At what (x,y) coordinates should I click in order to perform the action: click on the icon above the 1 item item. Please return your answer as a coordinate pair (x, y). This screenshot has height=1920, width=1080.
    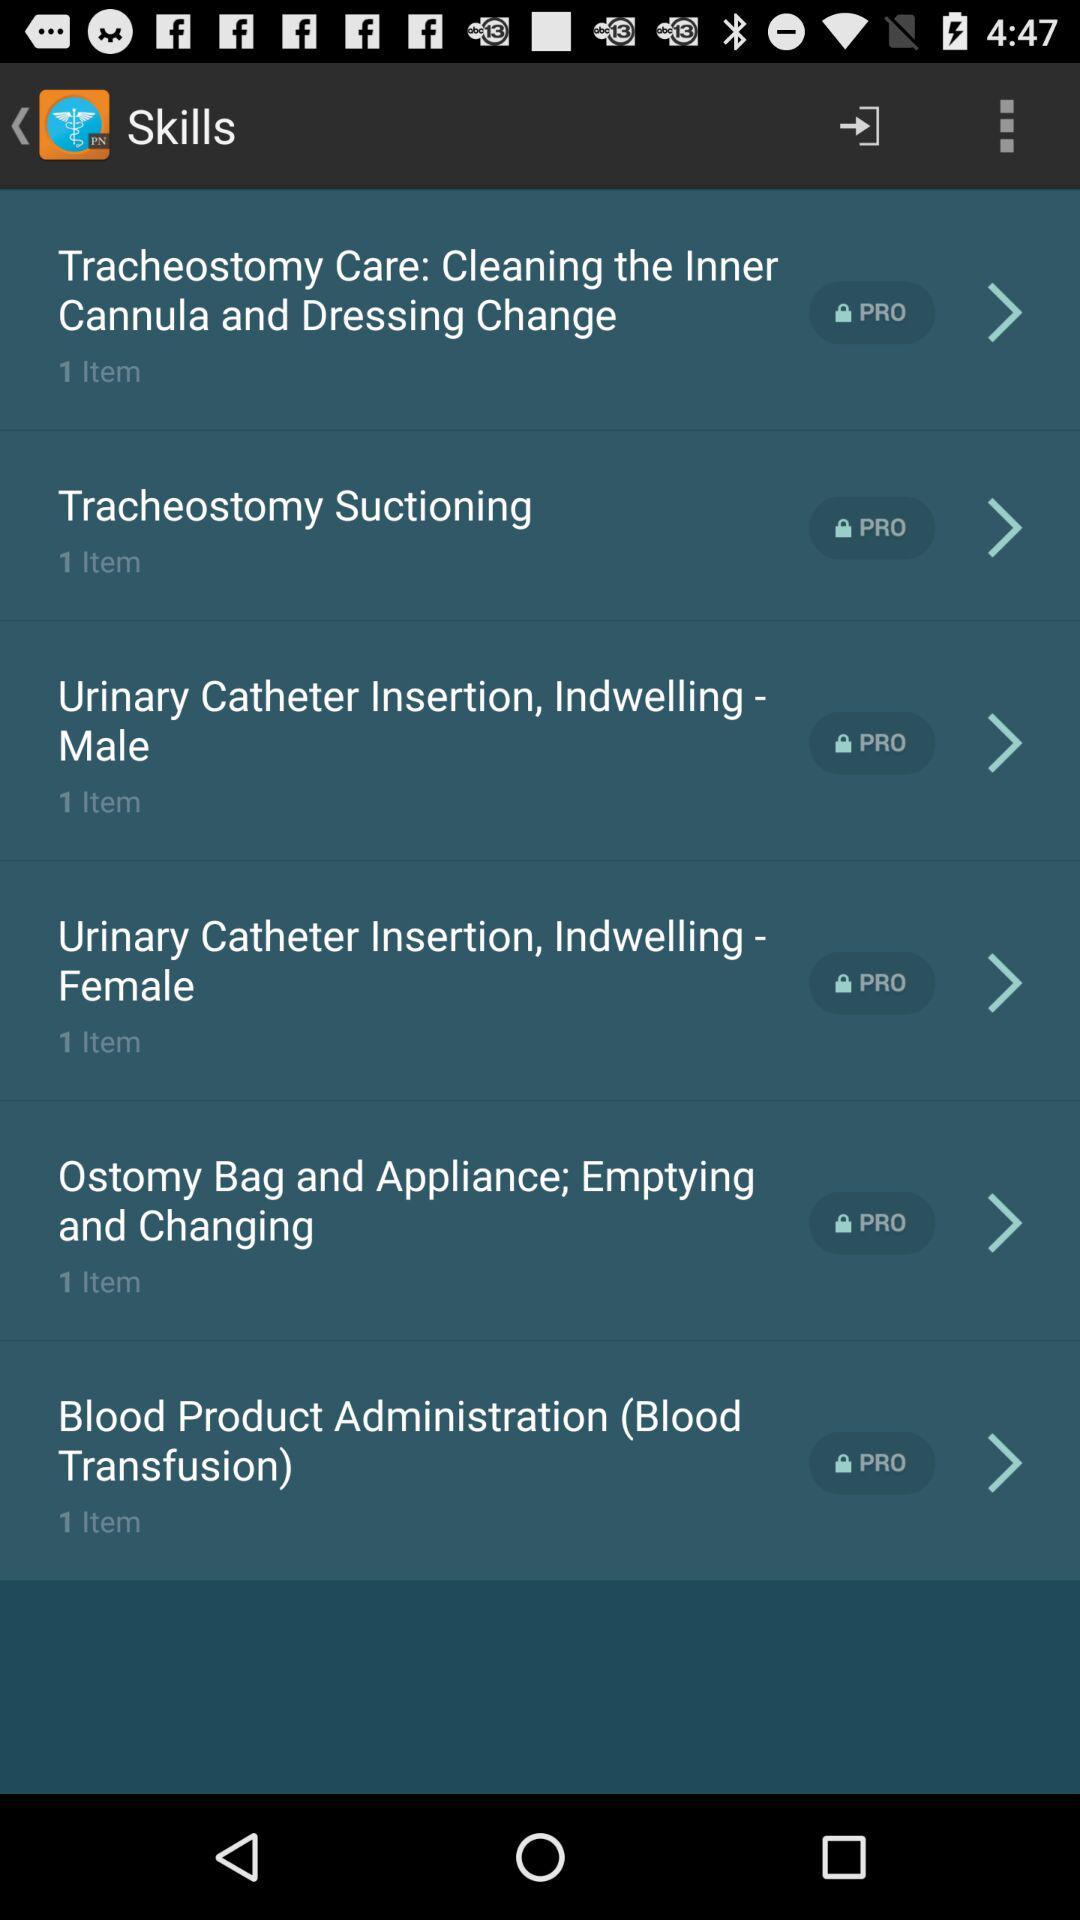
    Looking at the image, I should click on (432, 1438).